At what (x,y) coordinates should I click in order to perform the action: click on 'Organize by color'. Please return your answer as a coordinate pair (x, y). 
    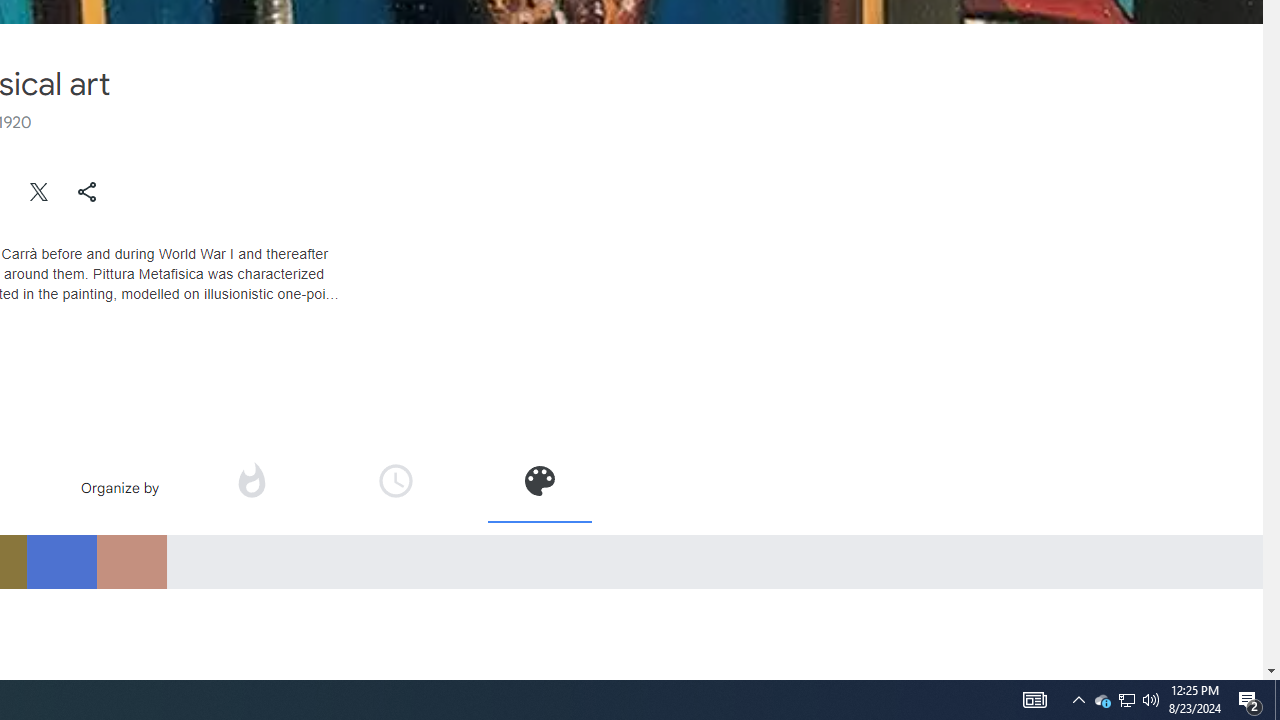
    Looking at the image, I should click on (539, 480).